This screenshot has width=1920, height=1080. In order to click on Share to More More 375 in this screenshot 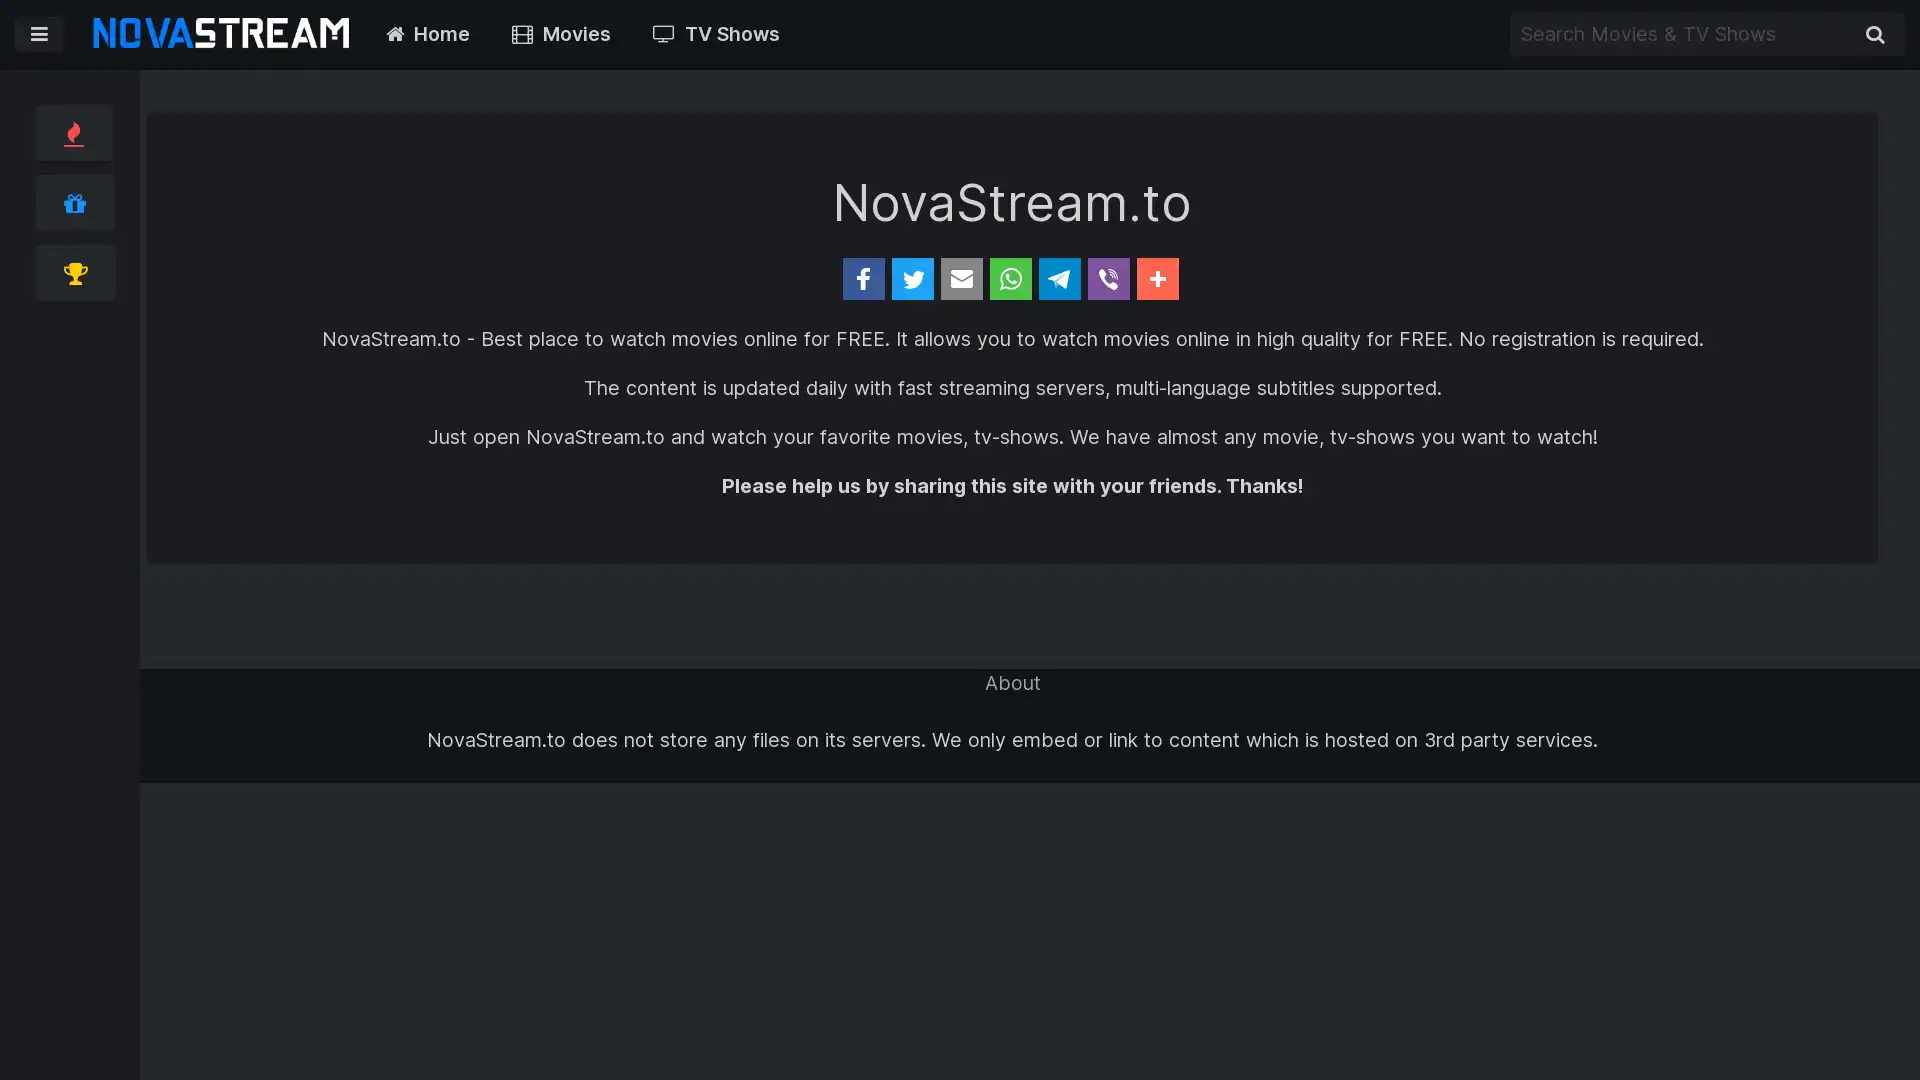, I will do `click(1357, 278)`.